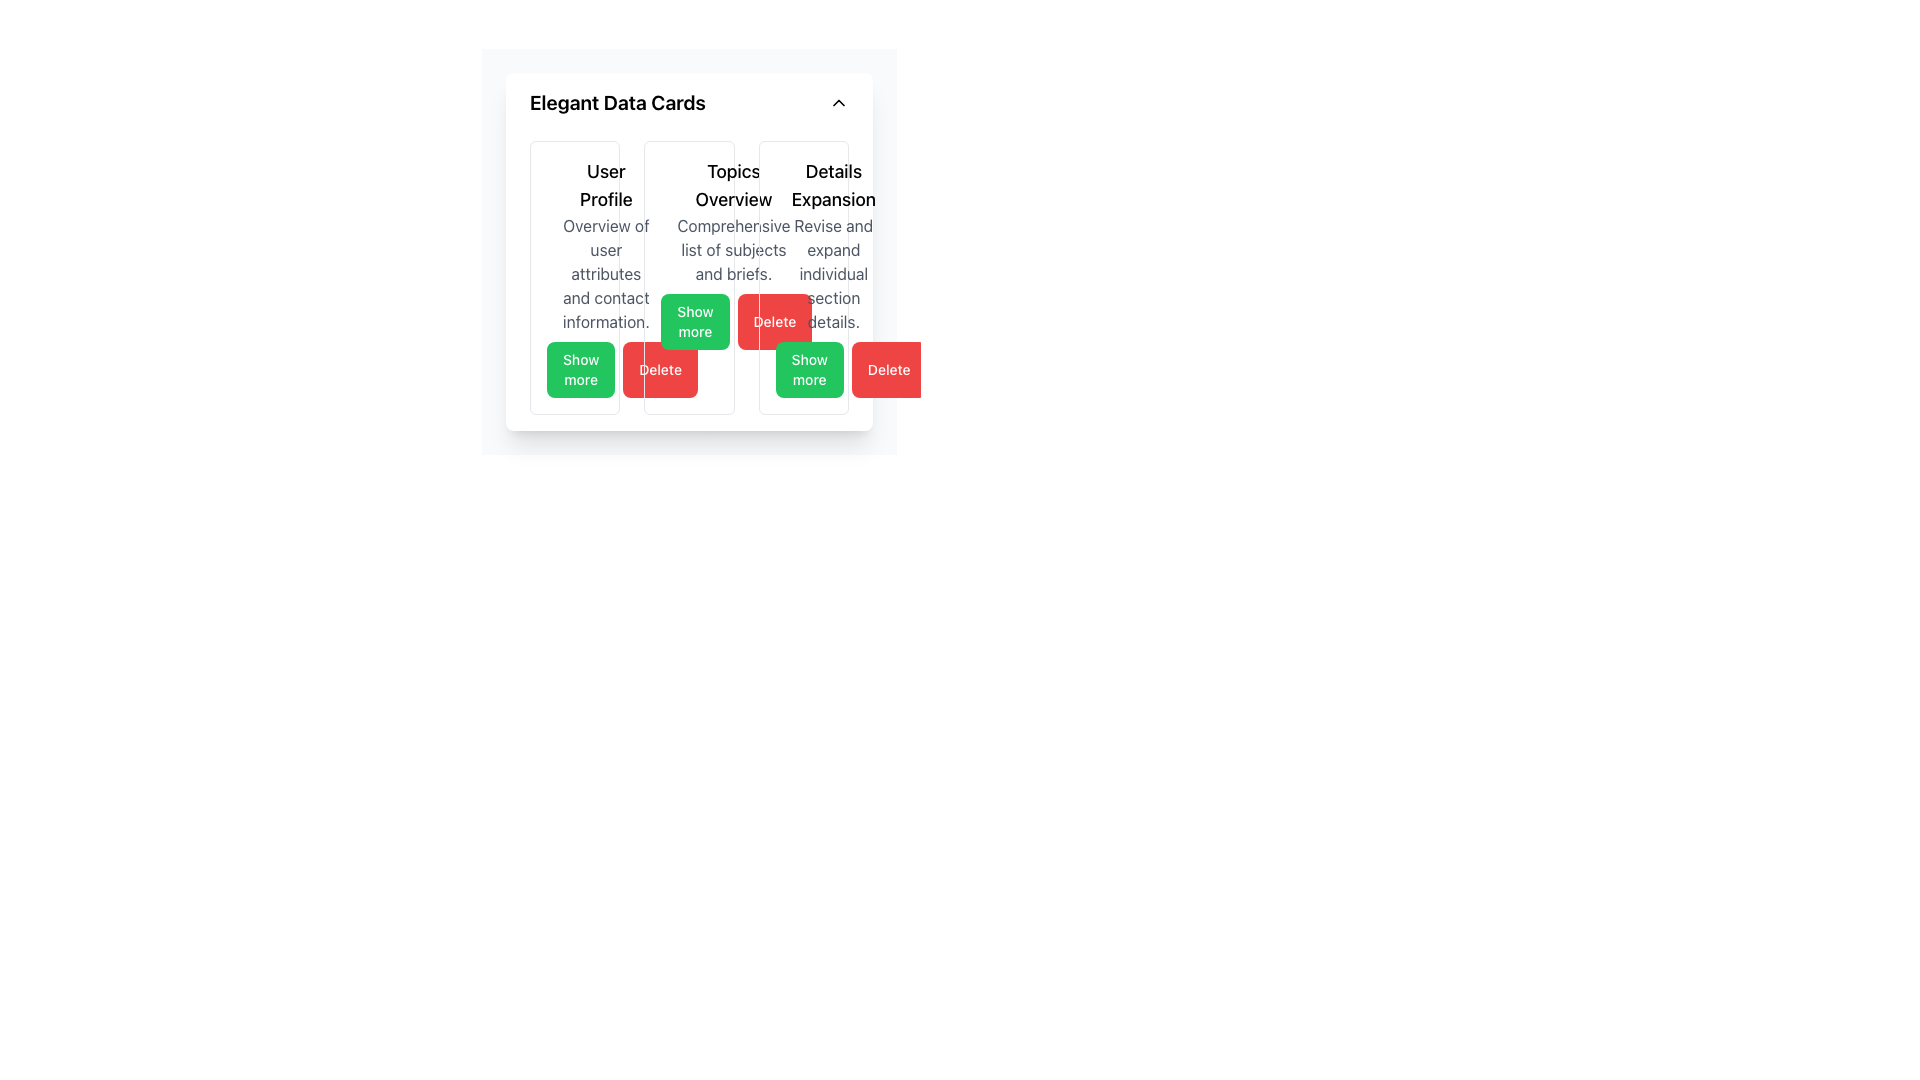  I want to click on the 'Show more' button on the third card in the grid layout, so click(803, 277).